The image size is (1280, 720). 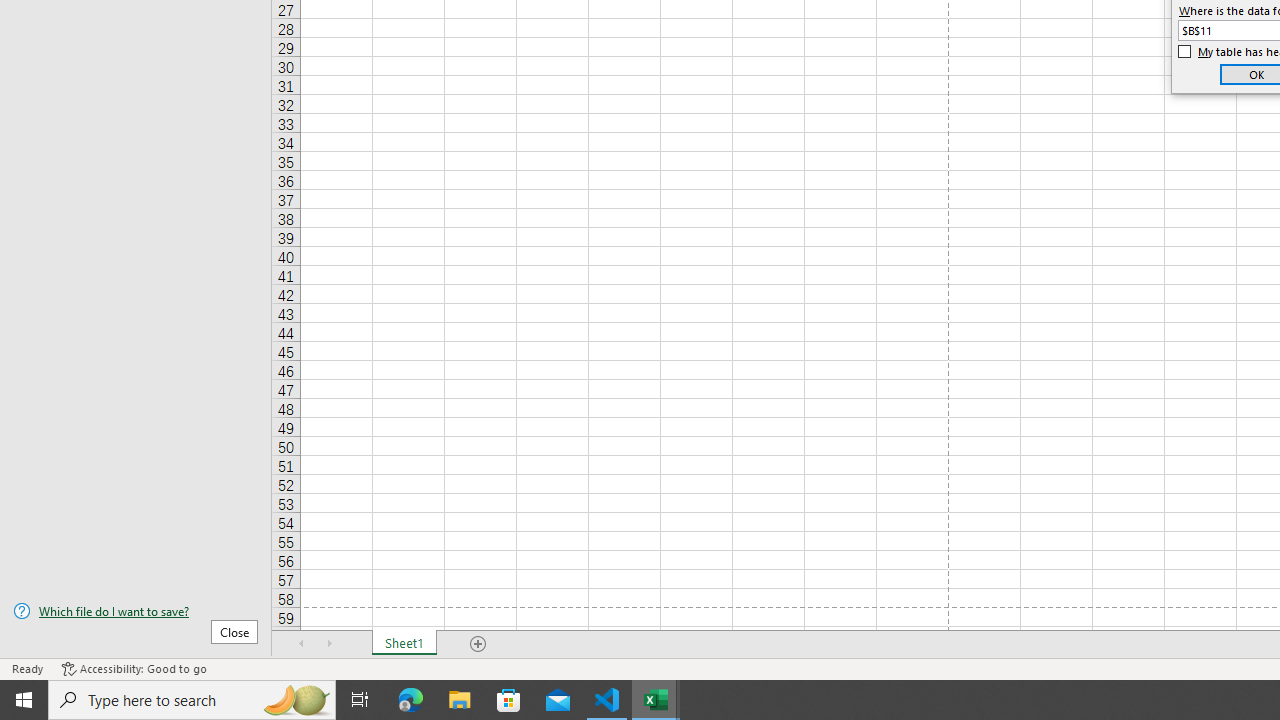 What do you see at coordinates (477, 644) in the screenshot?
I see `'Add Sheet'` at bounding box center [477, 644].